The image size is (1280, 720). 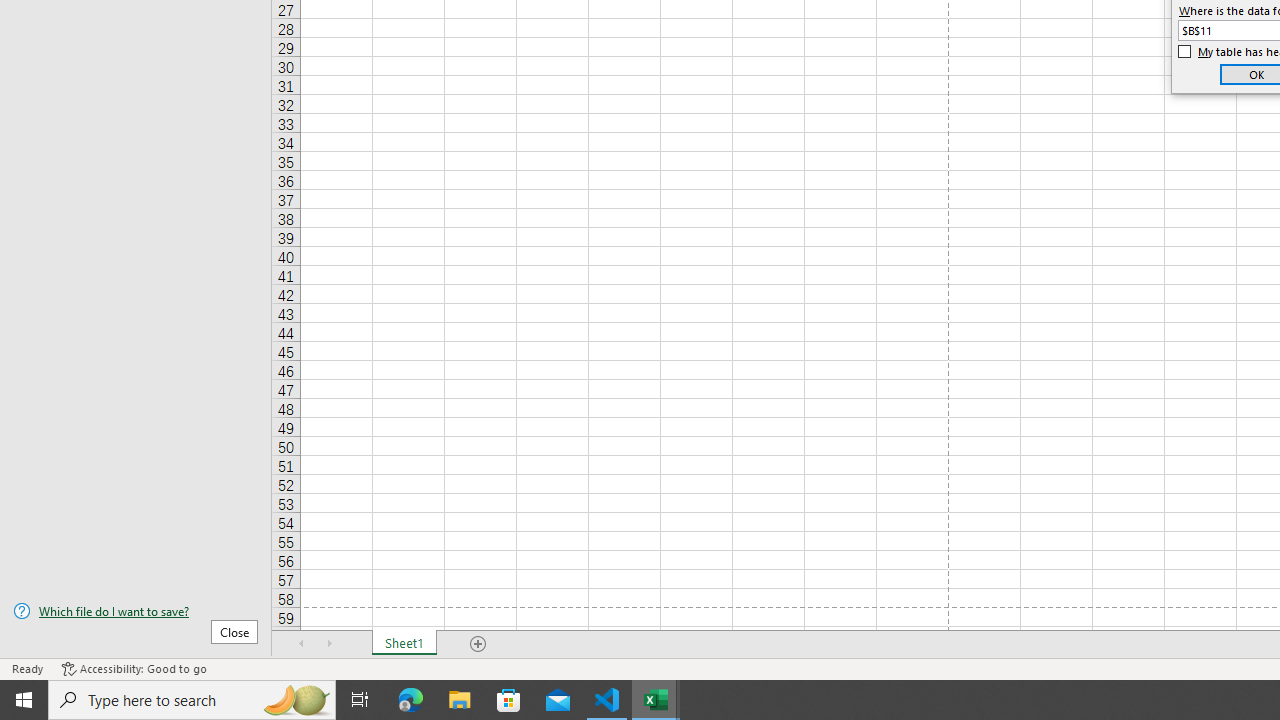 What do you see at coordinates (477, 644) in the screenshot?
I see `'Add Sheet'` at bounding box center [477, 644].